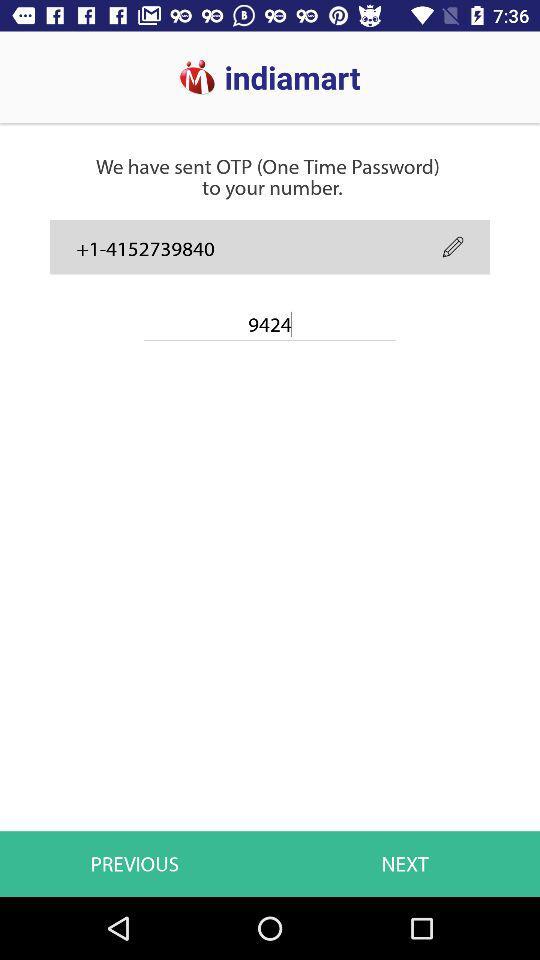  Describe the element at coordinates (137, 803) in the screenshot. I see `the previous button` at that location.